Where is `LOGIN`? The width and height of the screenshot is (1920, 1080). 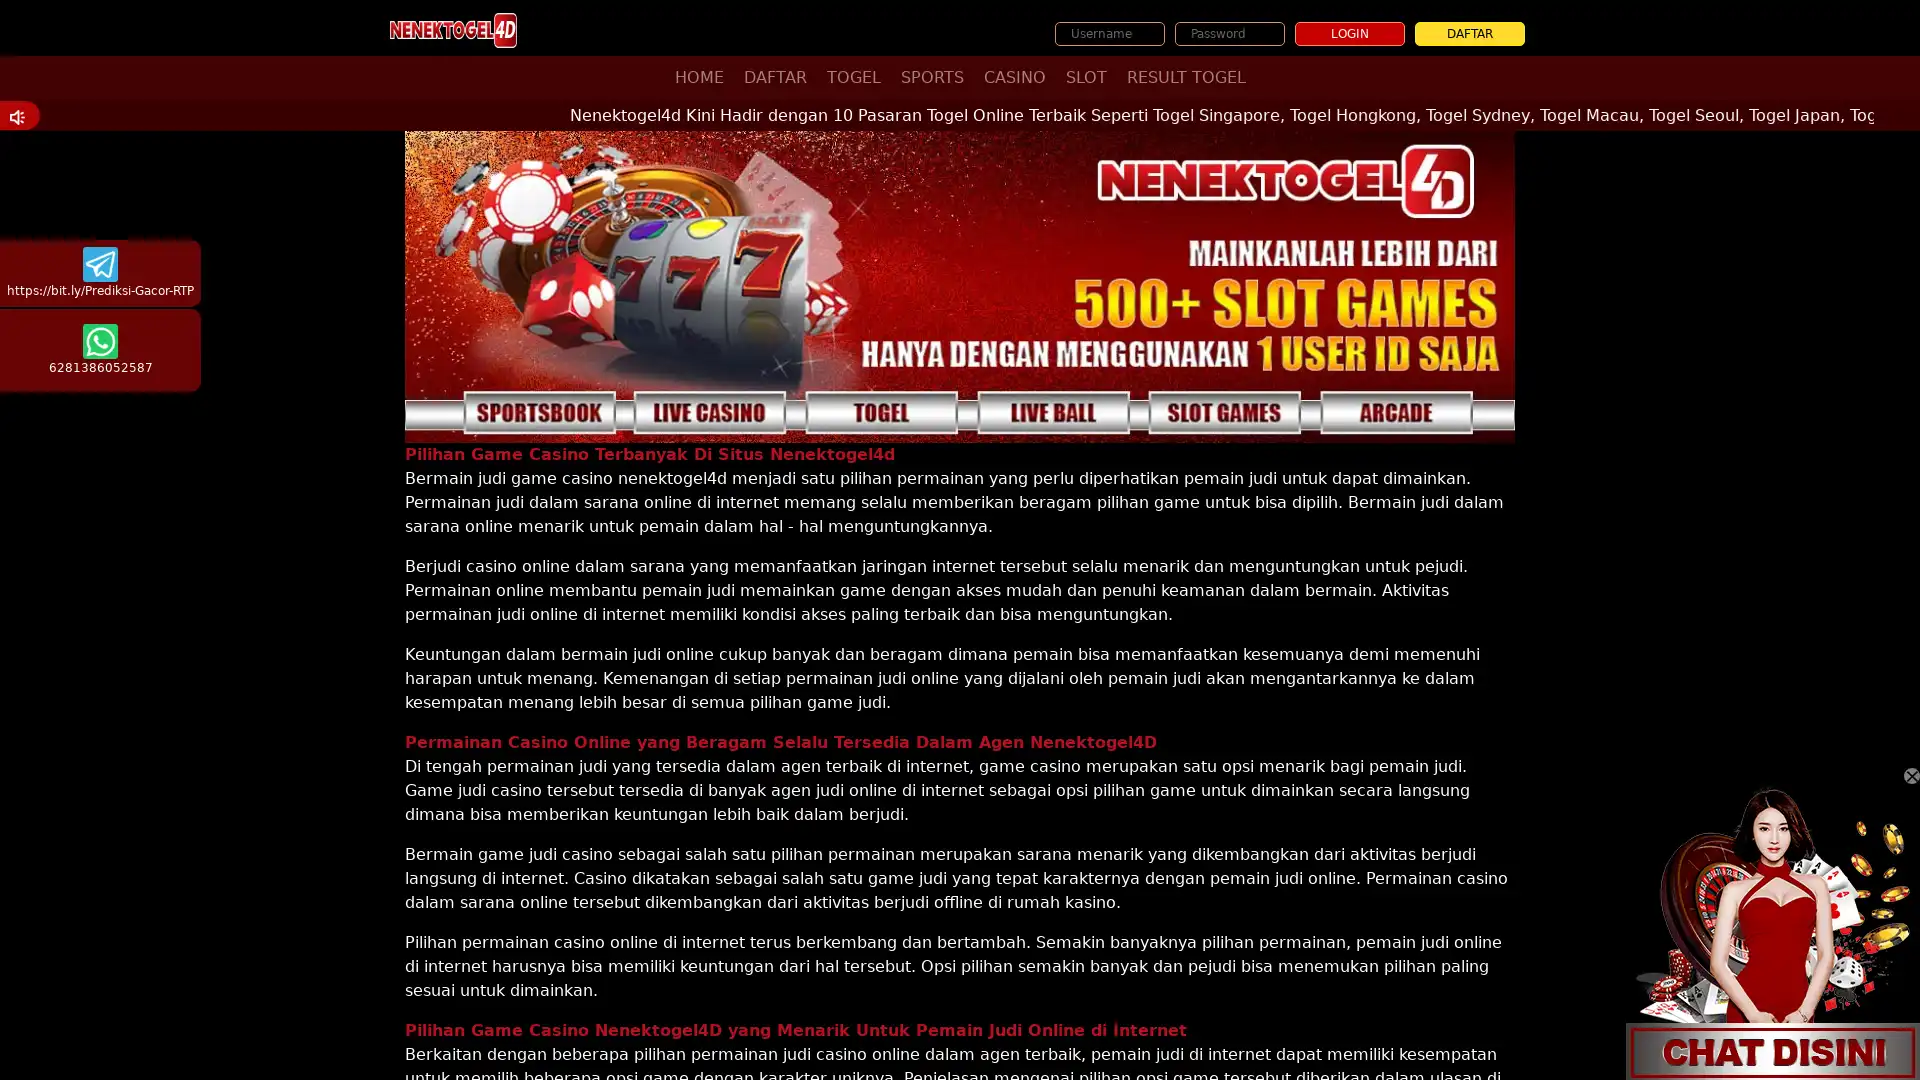
LOGIN is located at coordinates (1349, 34).